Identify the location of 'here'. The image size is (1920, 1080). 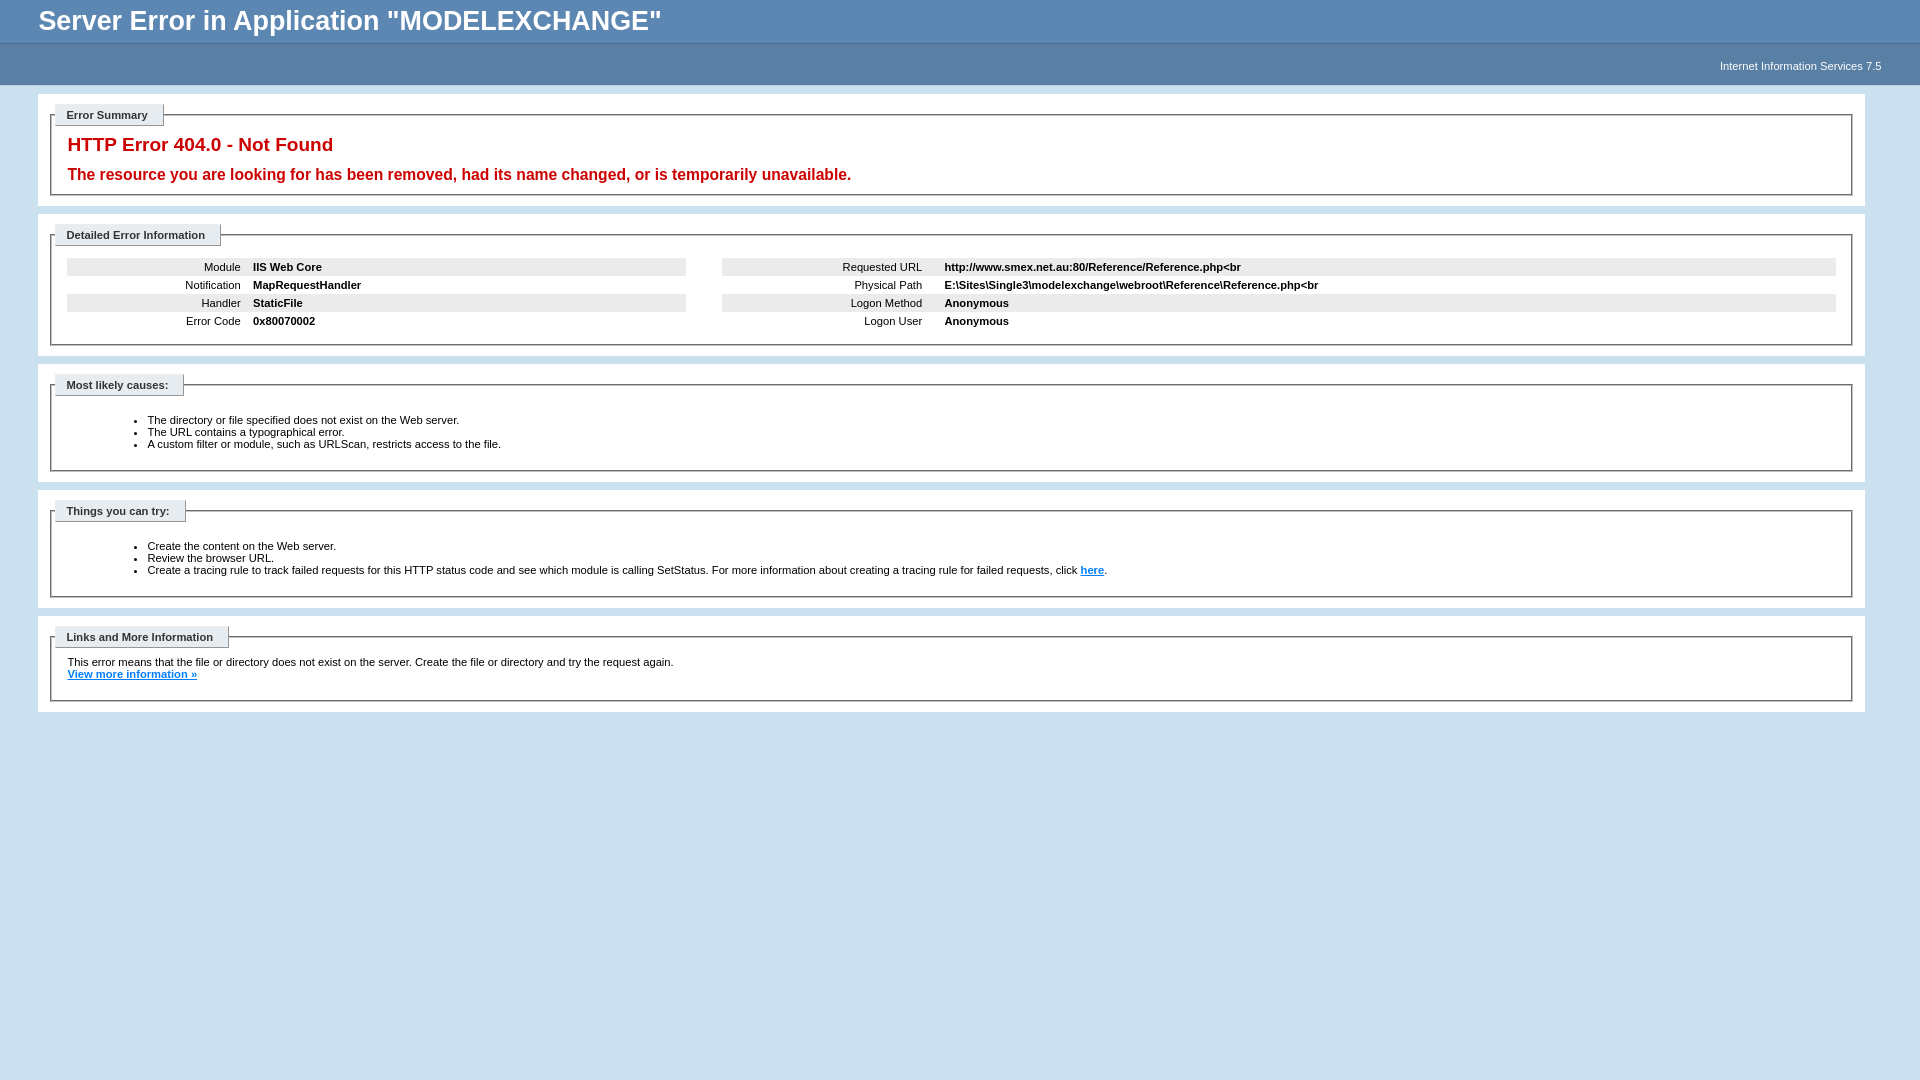
(1092, 570).